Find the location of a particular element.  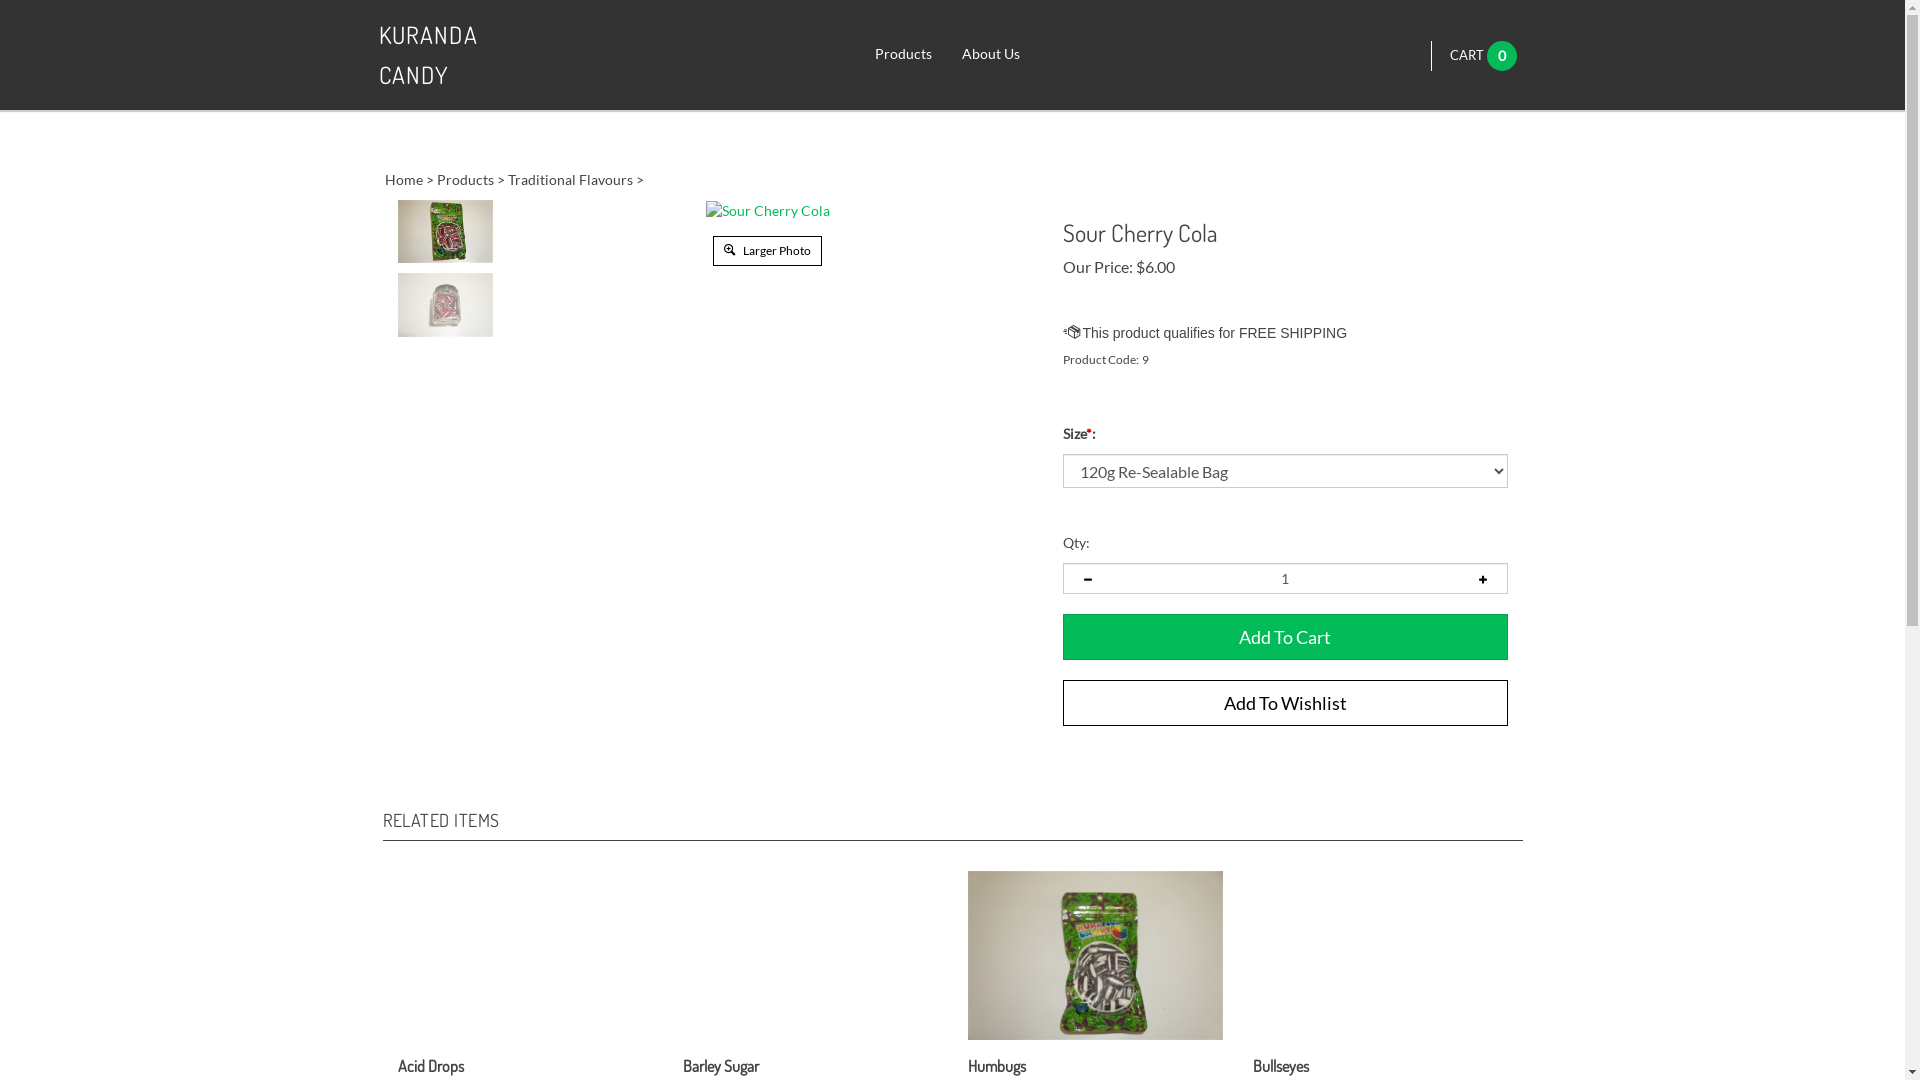

'Larger Photo' is located at coordinates (766, 248).